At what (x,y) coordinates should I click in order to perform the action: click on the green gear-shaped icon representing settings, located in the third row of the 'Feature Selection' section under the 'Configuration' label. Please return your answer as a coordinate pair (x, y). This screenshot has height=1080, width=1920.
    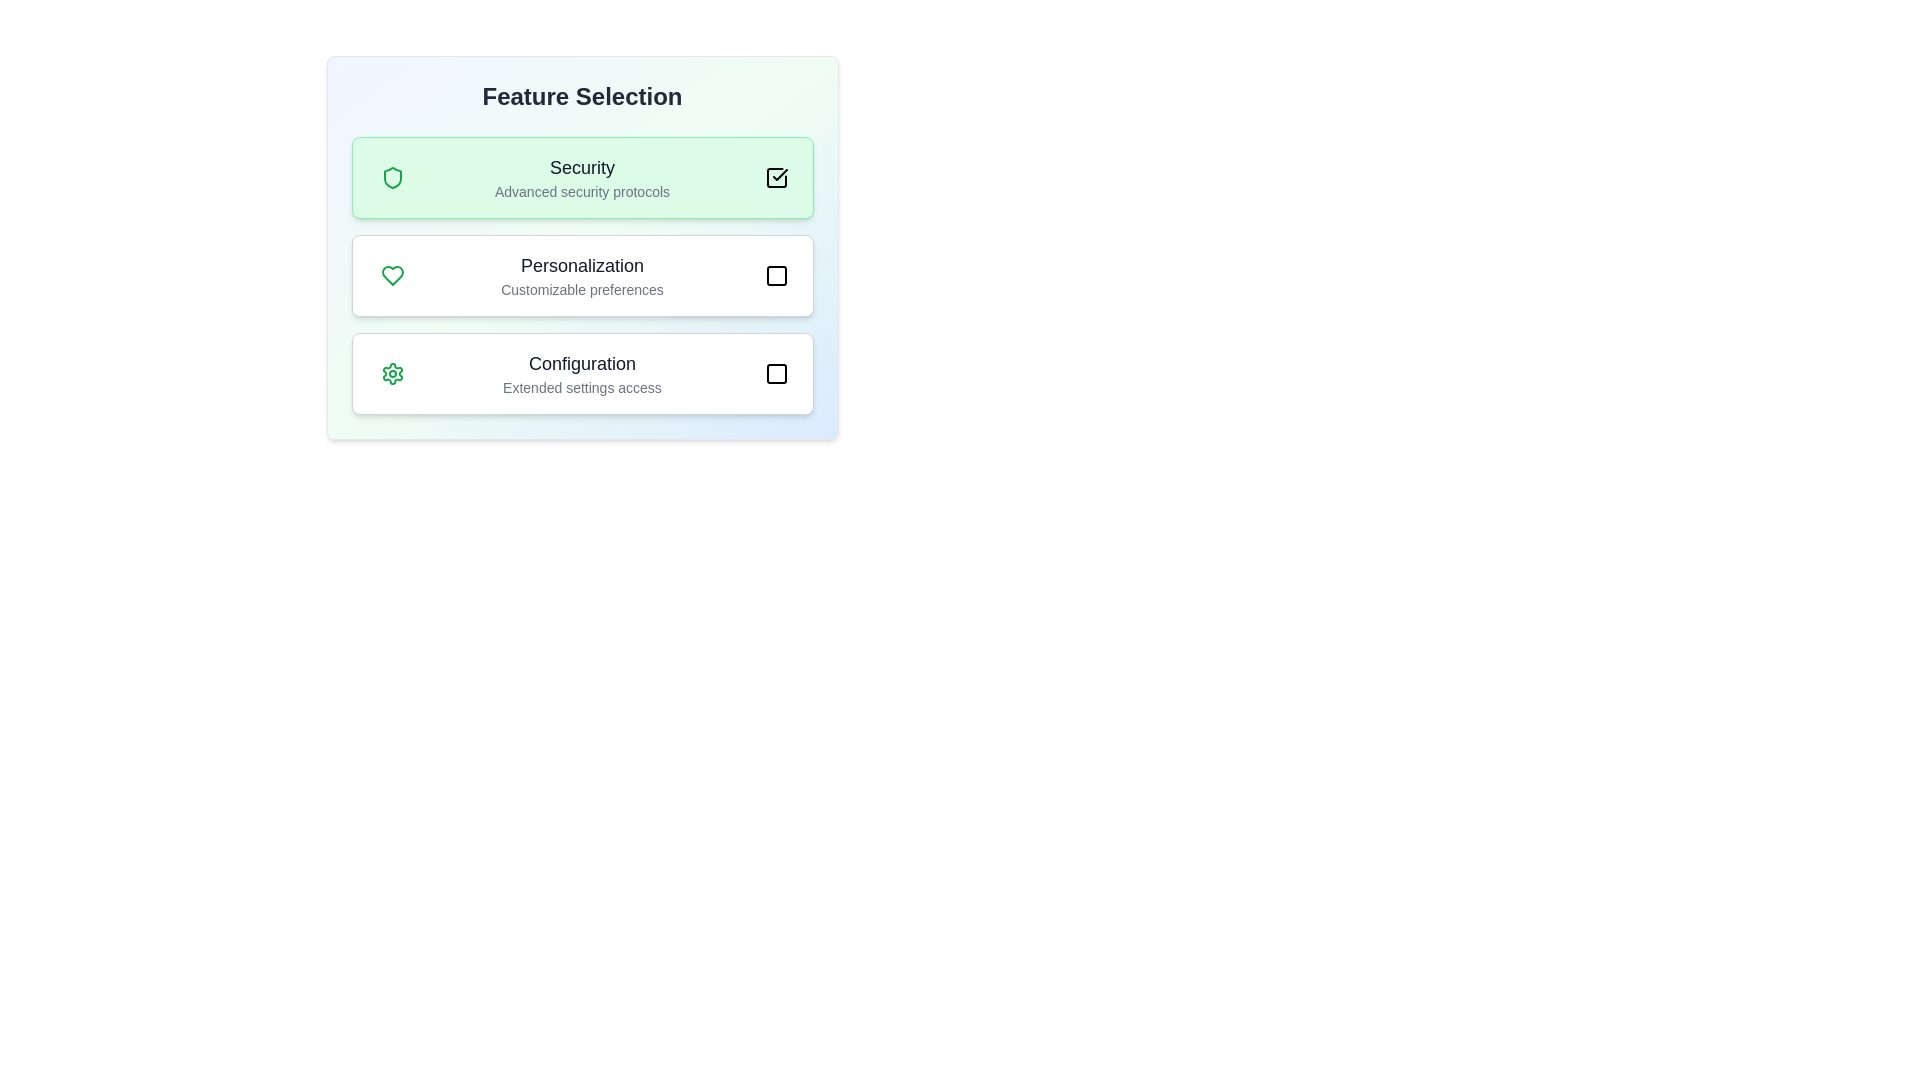
    Looking at the image, I should click on (392, 374).